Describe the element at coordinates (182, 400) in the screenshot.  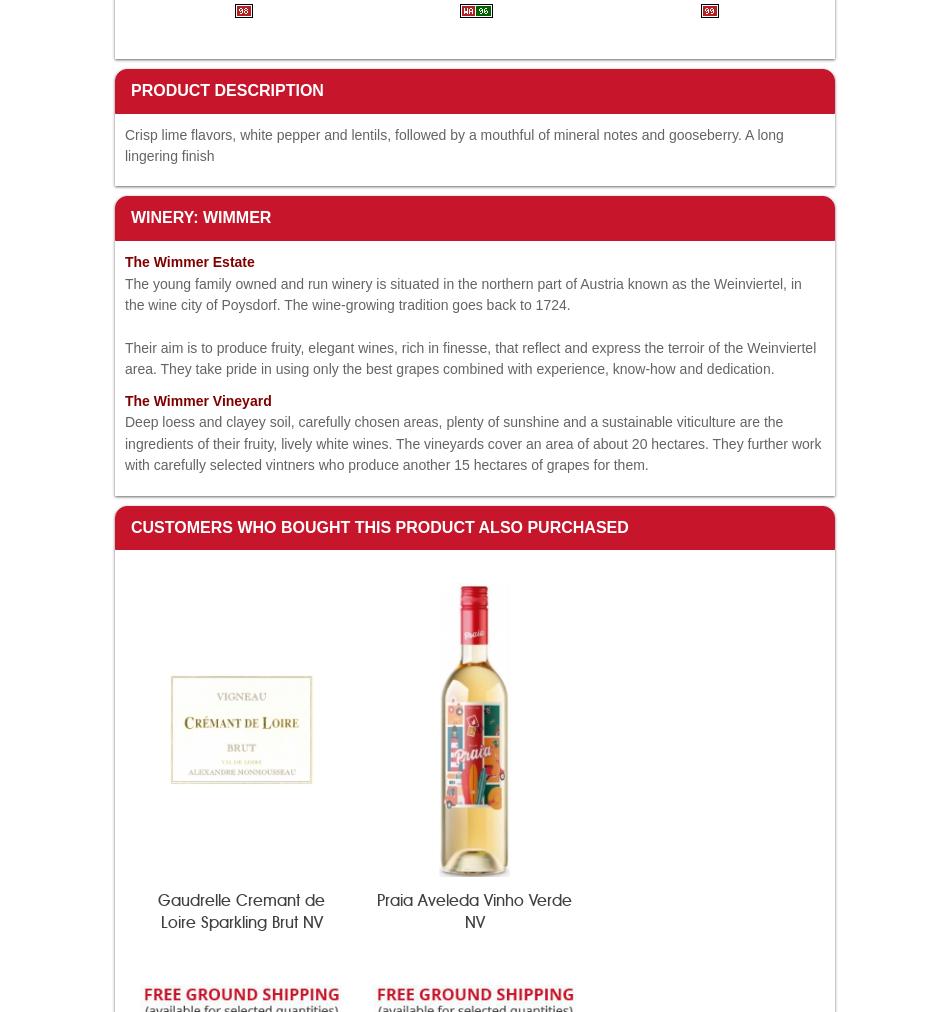
I see `'Wimmer'` at that location.